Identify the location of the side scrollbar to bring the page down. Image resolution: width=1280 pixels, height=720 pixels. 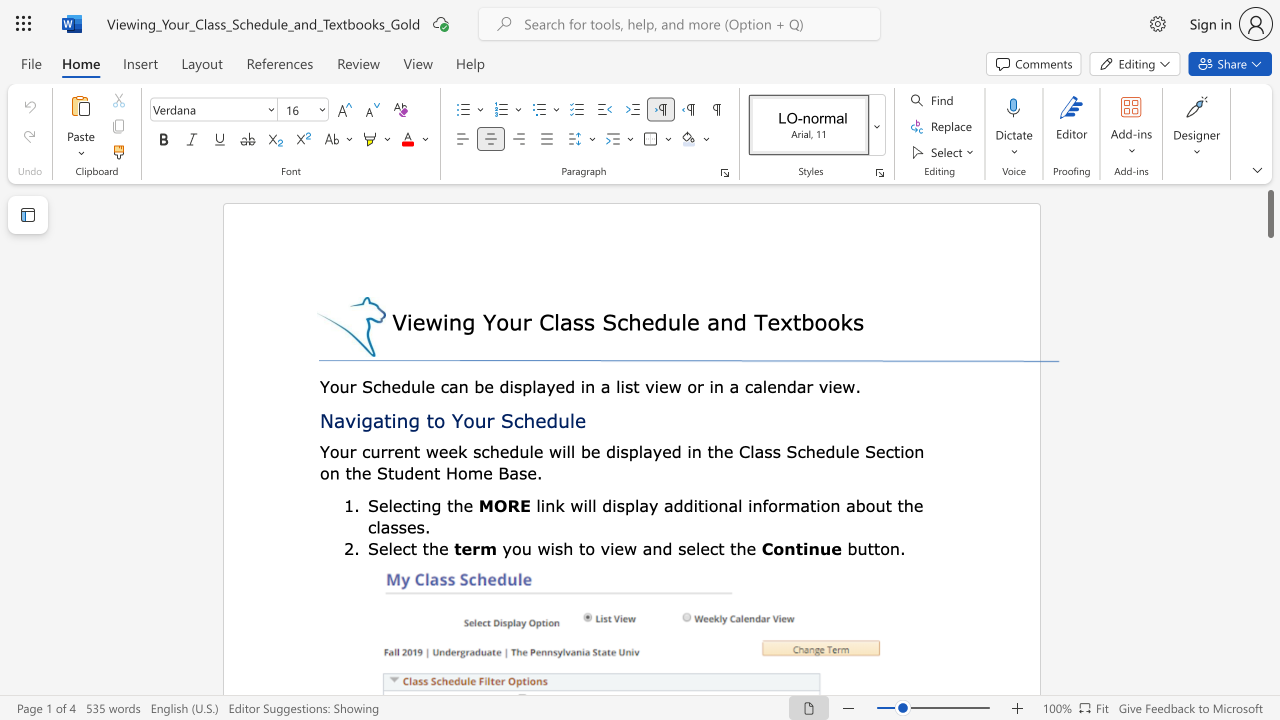
(1269, 360).